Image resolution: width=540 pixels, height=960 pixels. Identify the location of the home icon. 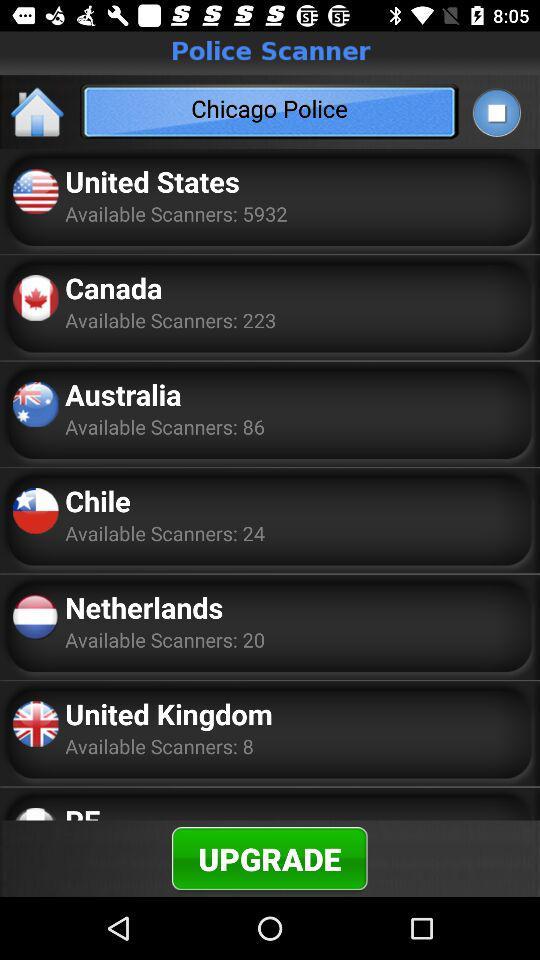
(38, 111).